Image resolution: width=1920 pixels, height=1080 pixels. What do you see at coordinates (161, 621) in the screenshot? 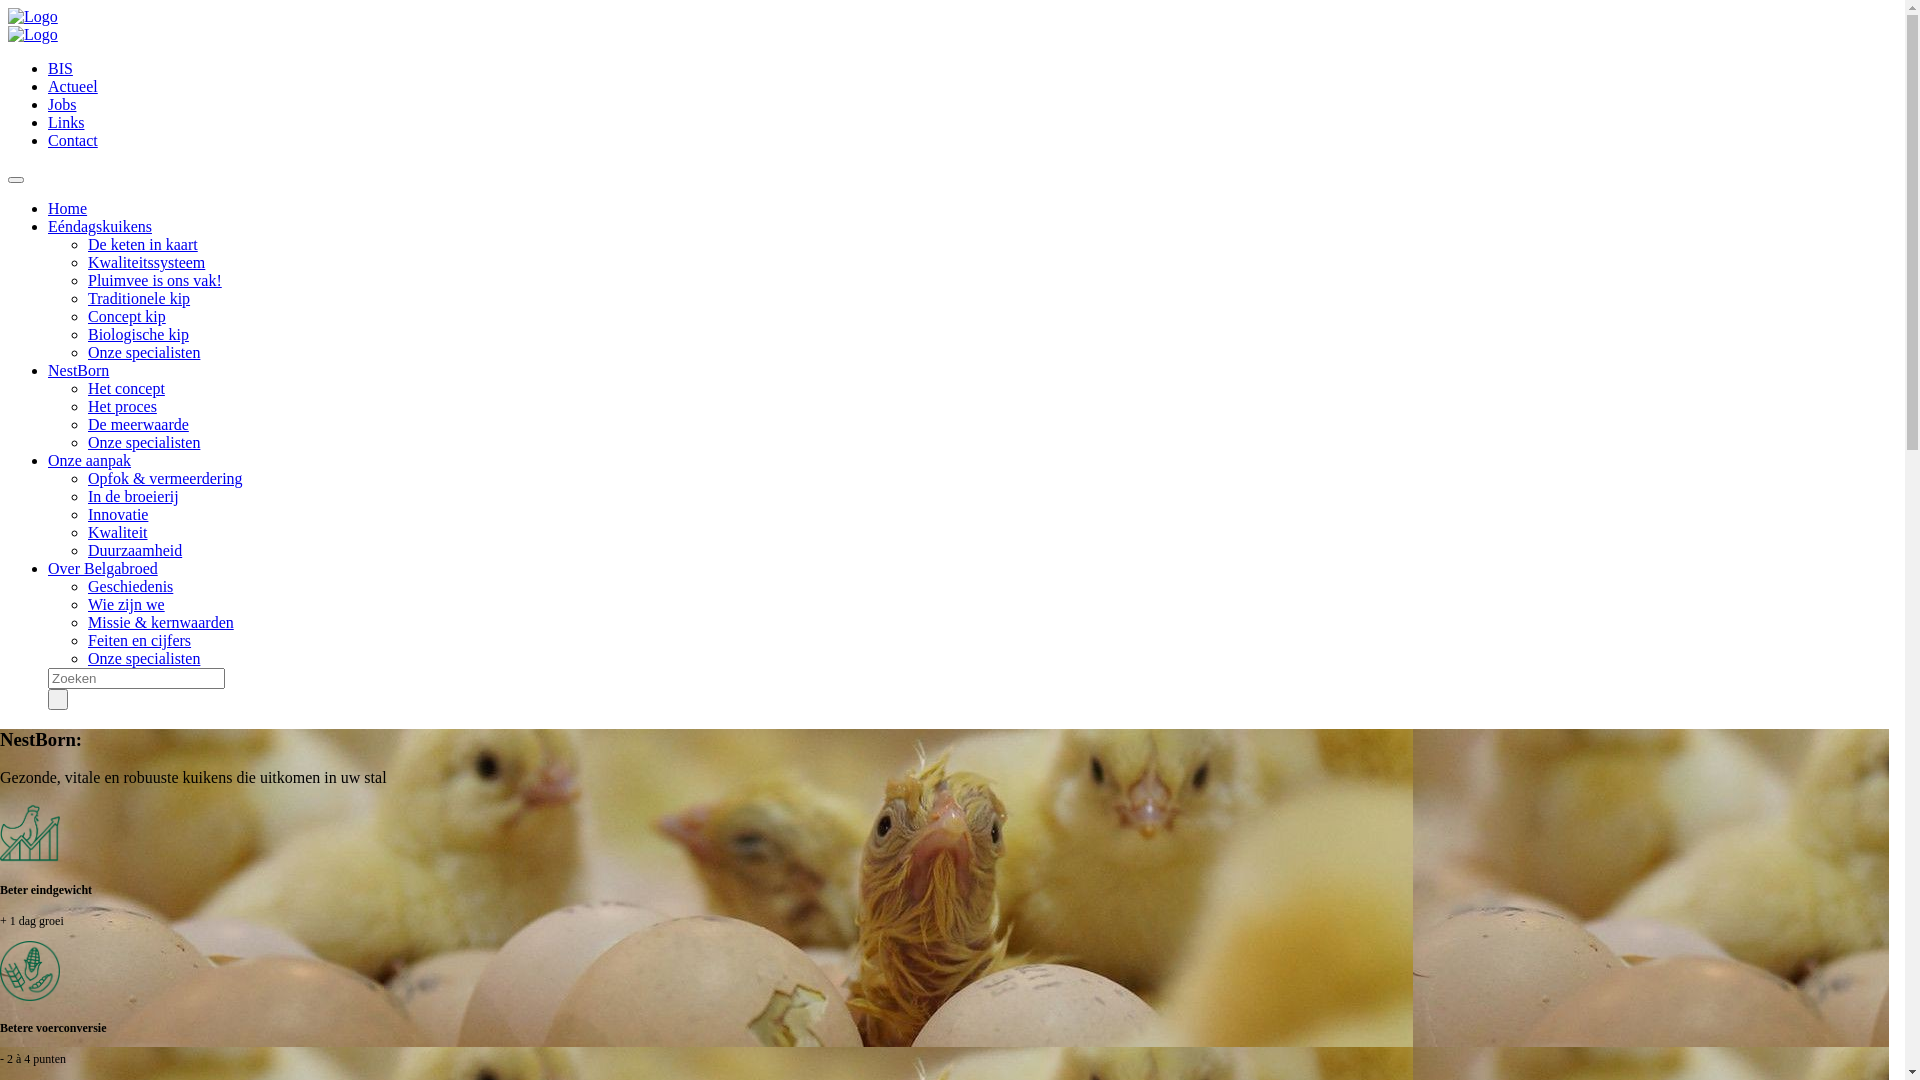
I see `'Missie & kernwaarden'` at bounding box center [161, 621].